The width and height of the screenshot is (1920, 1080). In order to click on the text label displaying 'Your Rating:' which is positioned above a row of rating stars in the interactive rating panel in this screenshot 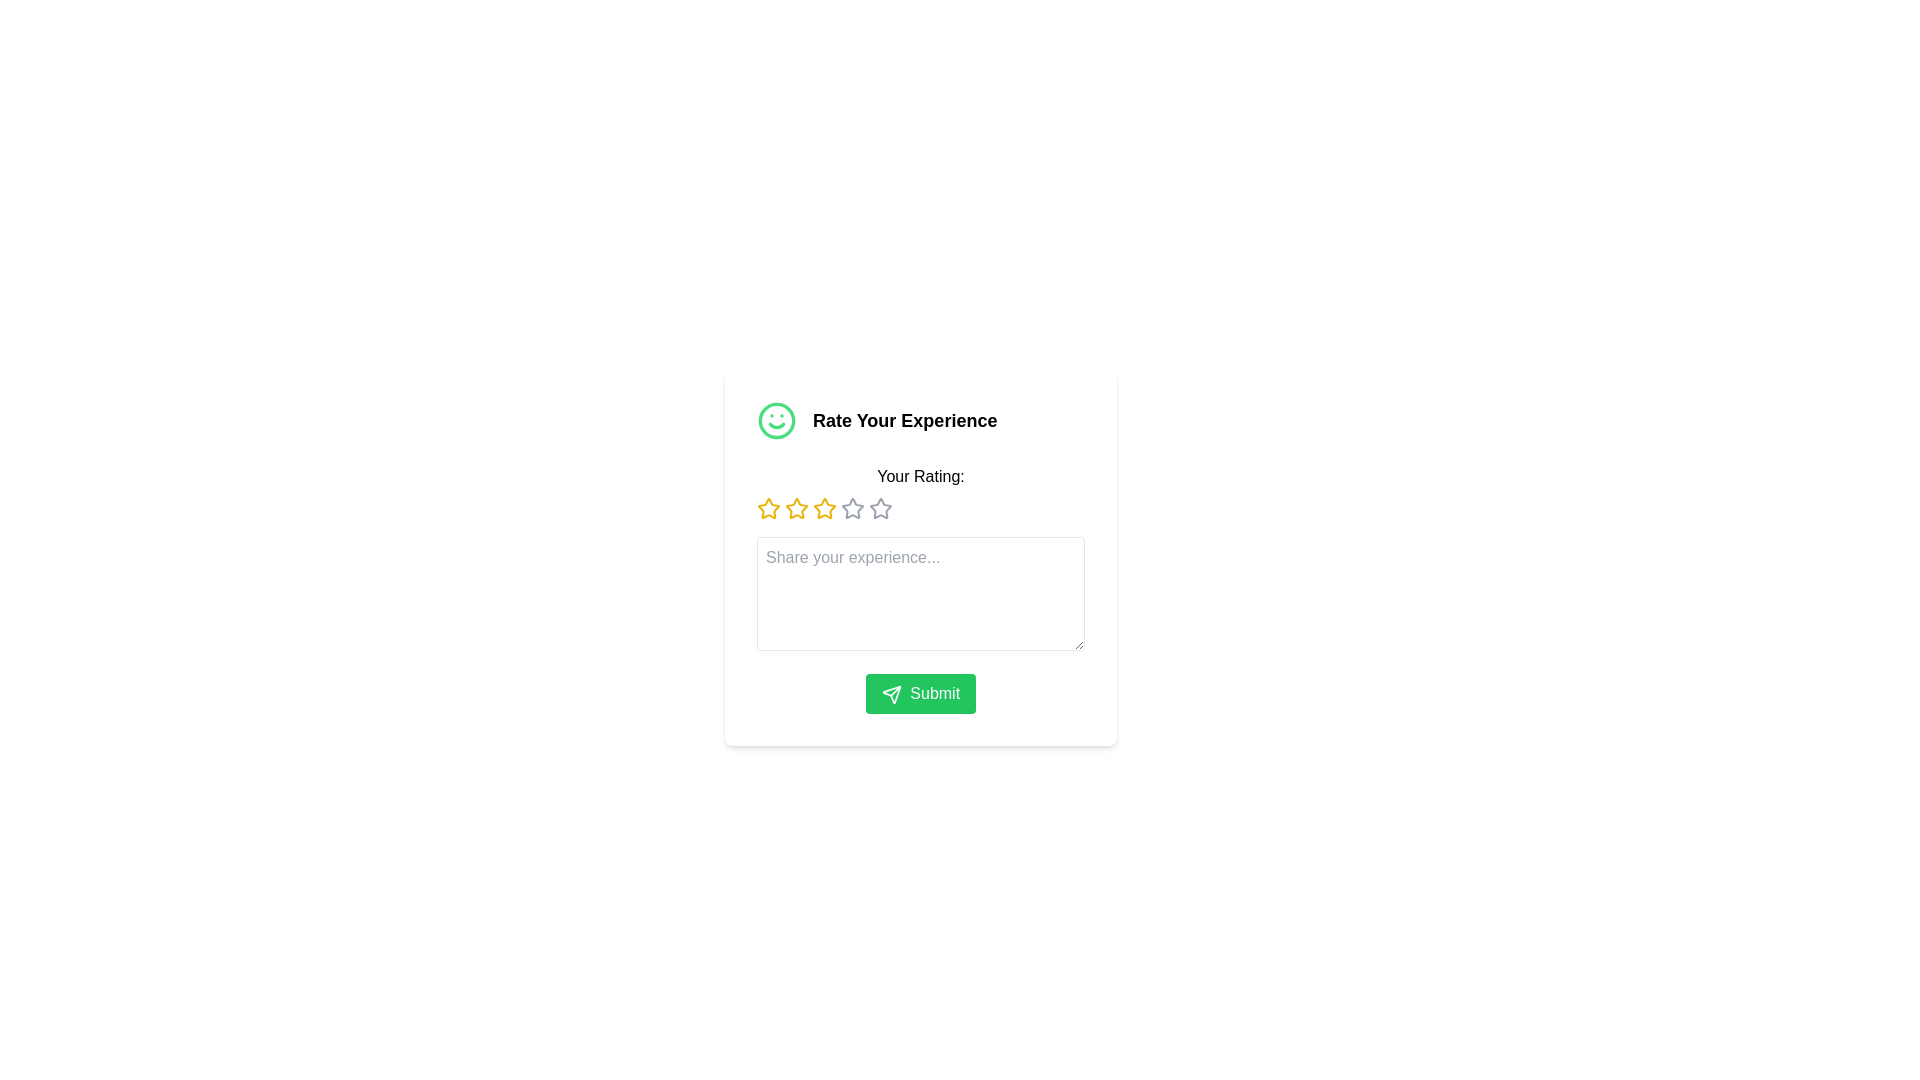, I will do `click(920, 477)`.